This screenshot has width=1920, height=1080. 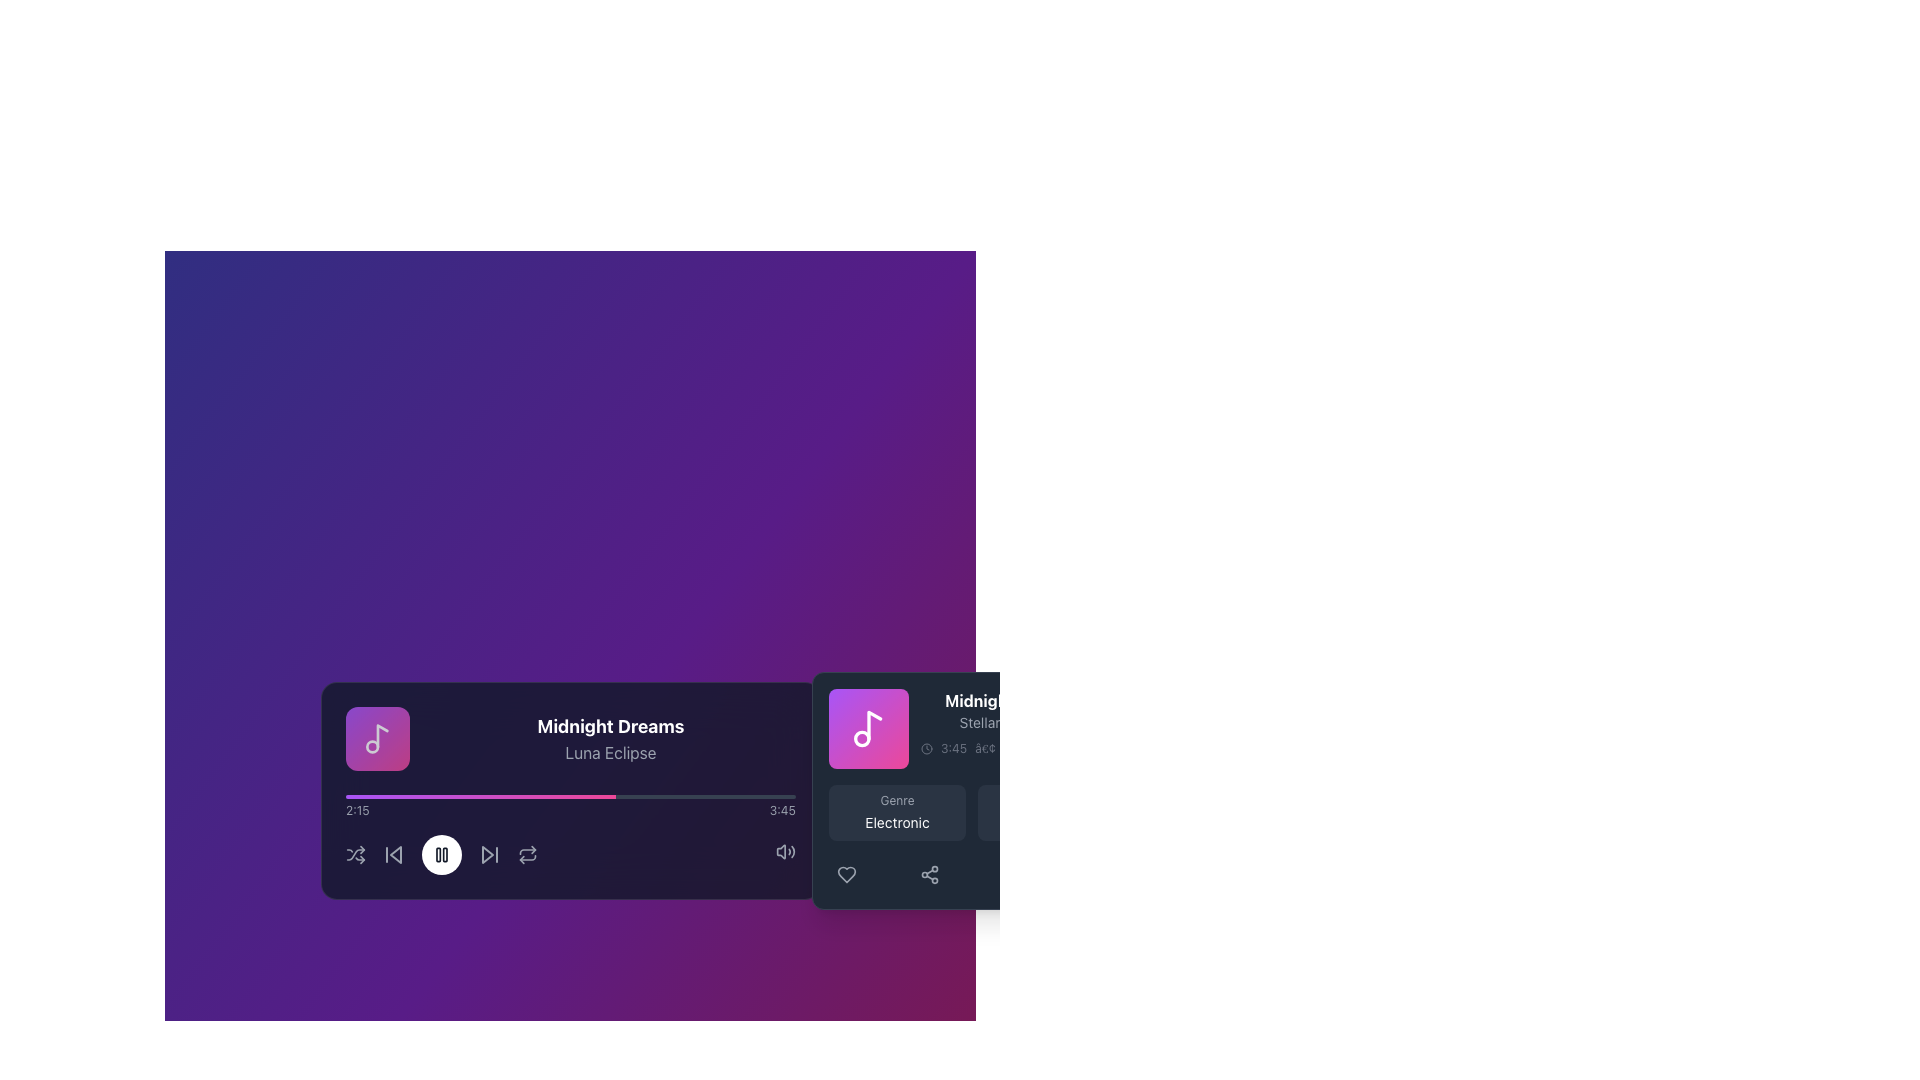 I want to click on playback progress, so click(x=627, y=796).